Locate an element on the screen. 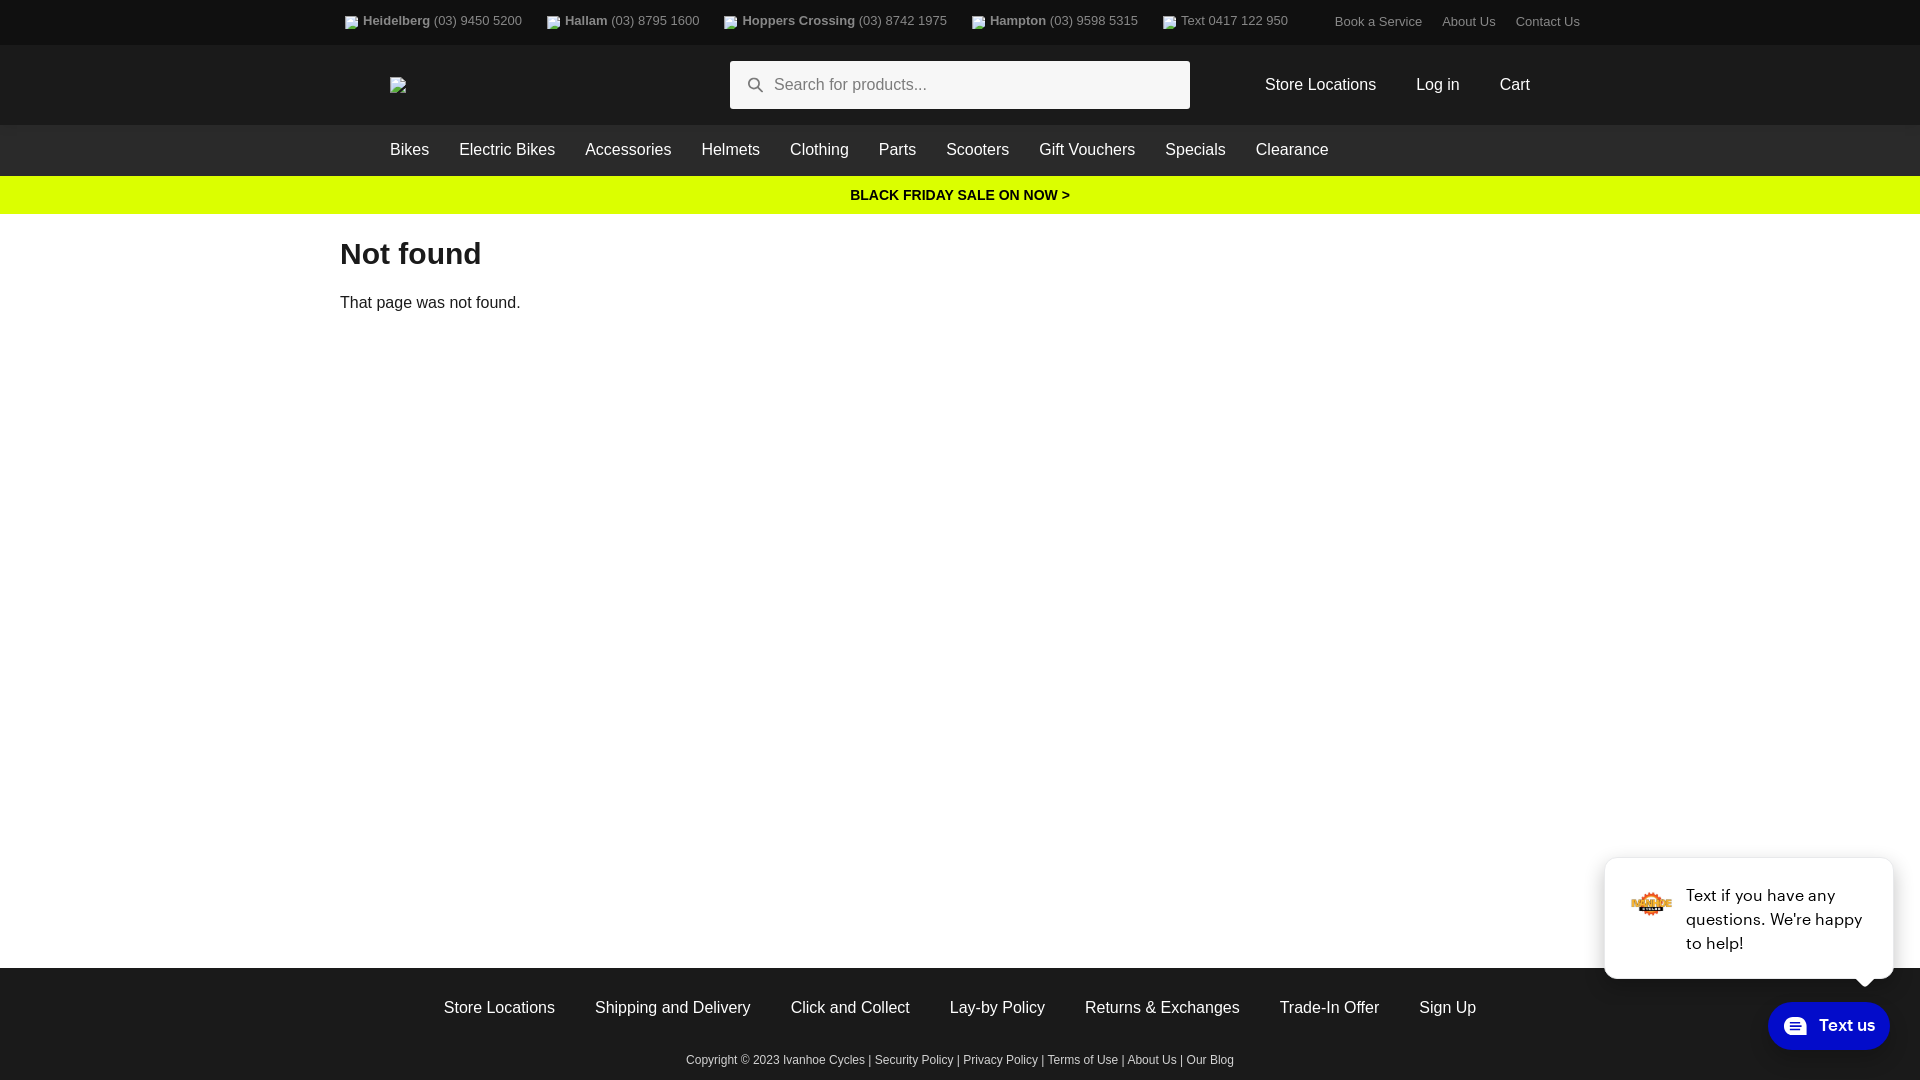 This screenshot has height=1080, width=1920. 'Scooters' is located at coordinates (977, 149).